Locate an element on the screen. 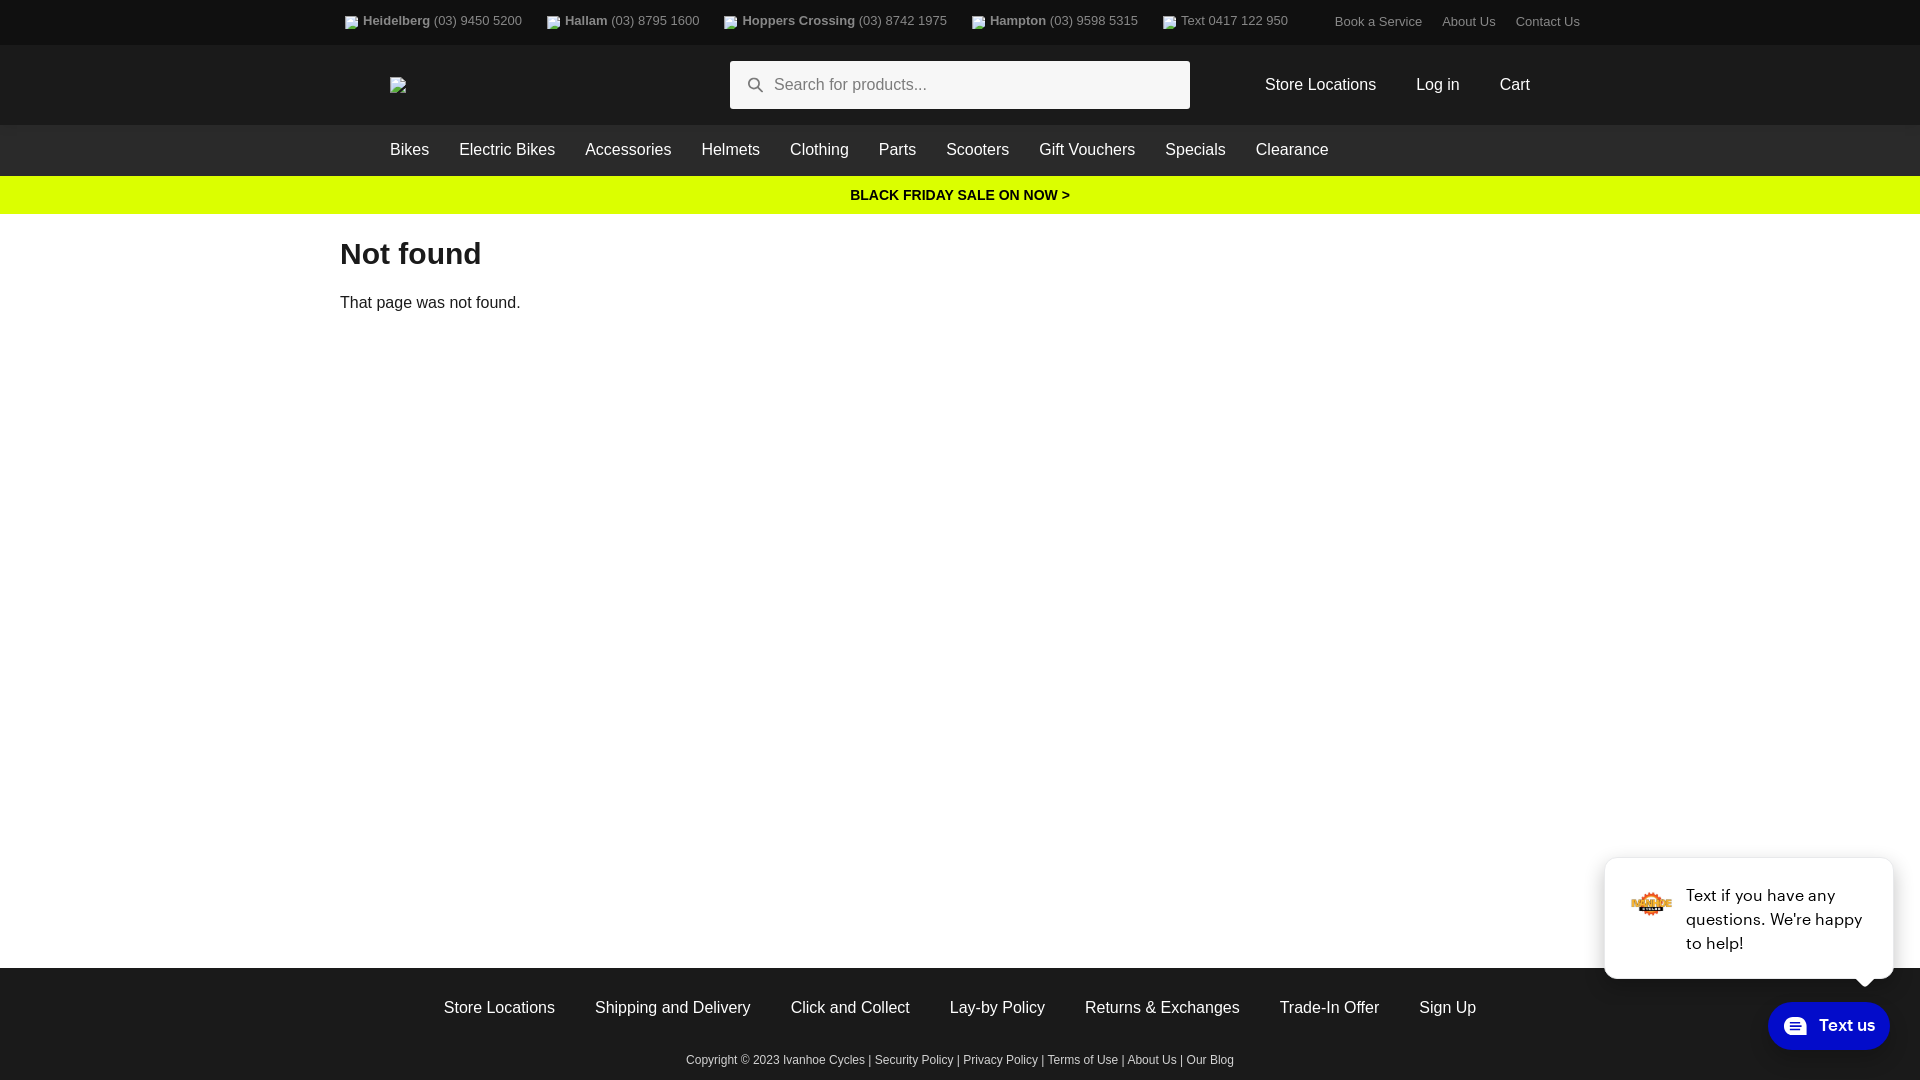 This screenshot has height=1080, width=1920. 'Scooters' is located at coordinates (977, 149).